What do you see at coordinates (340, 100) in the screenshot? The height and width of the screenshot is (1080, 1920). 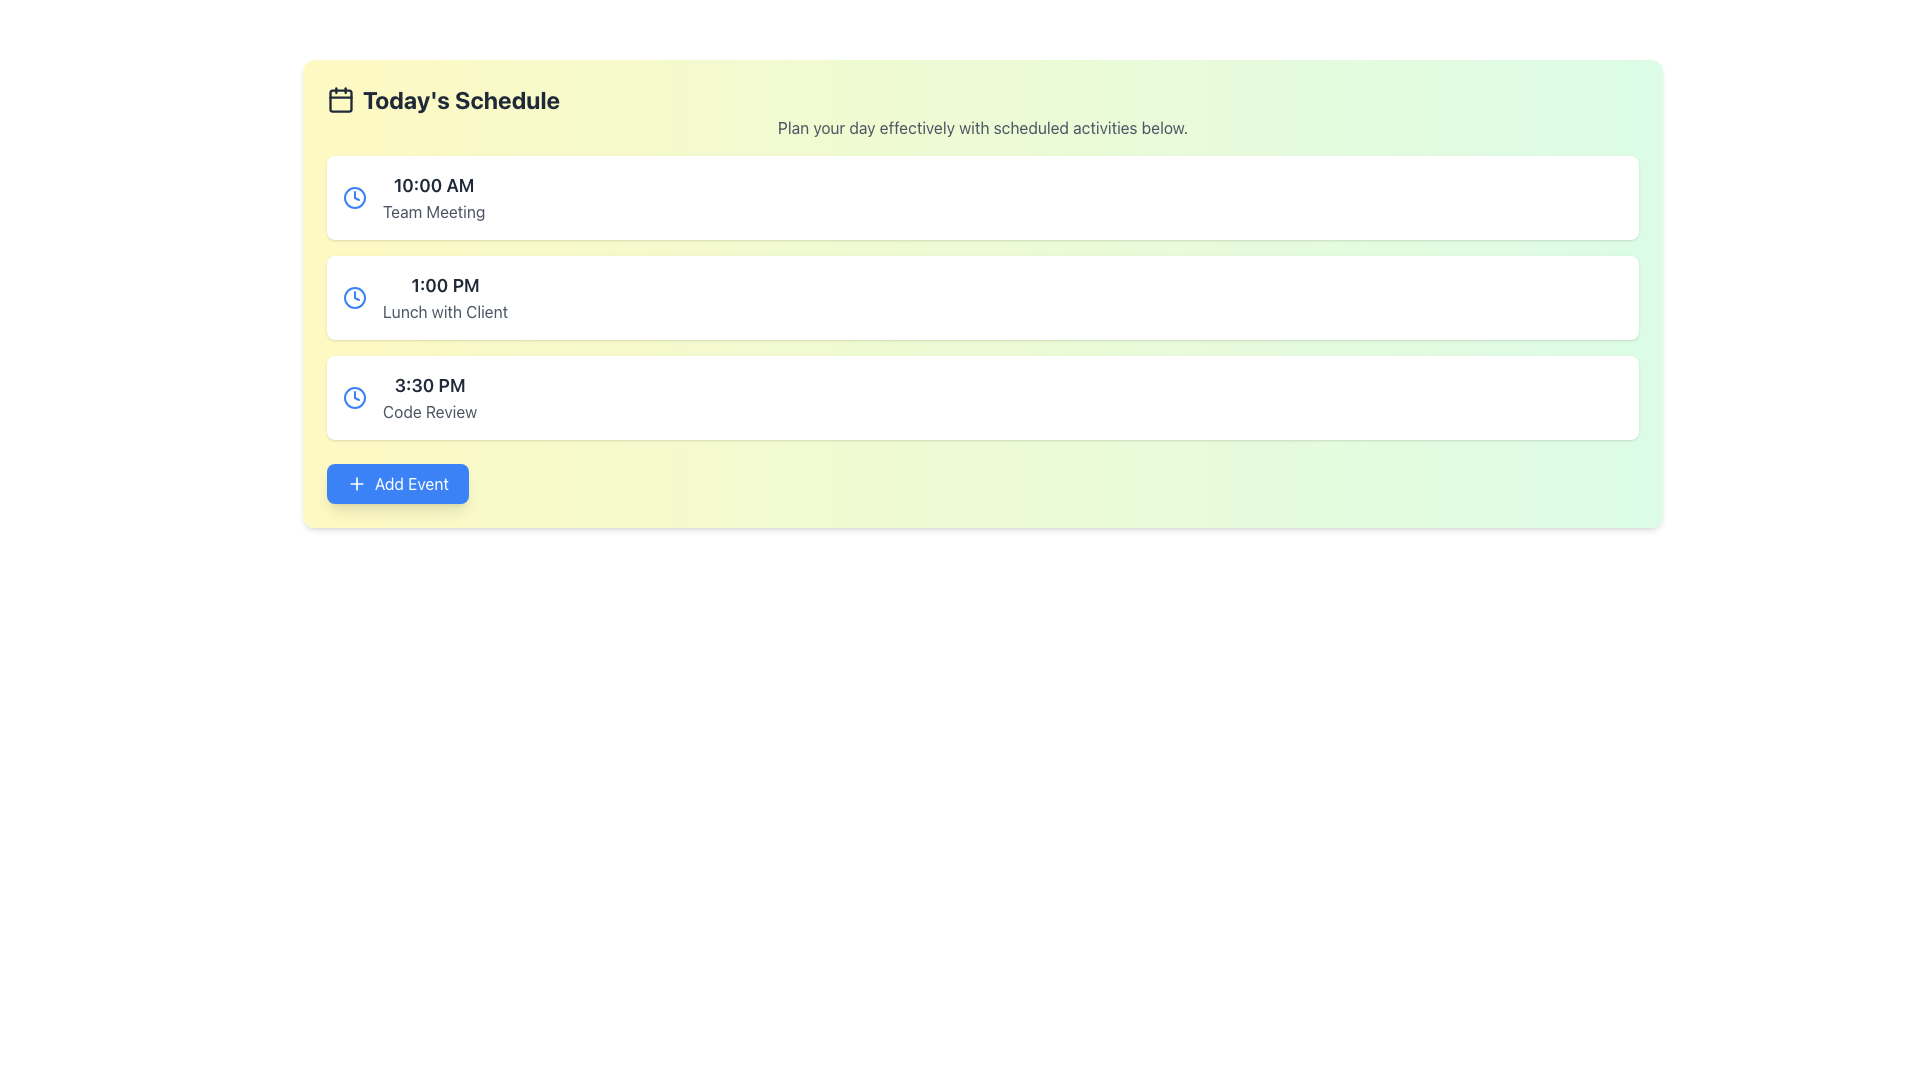 I see `the calendar icon associated with the title 'Today's Schedule' located at the top left corner of the schedule interface` at bounding box center [340, 100].